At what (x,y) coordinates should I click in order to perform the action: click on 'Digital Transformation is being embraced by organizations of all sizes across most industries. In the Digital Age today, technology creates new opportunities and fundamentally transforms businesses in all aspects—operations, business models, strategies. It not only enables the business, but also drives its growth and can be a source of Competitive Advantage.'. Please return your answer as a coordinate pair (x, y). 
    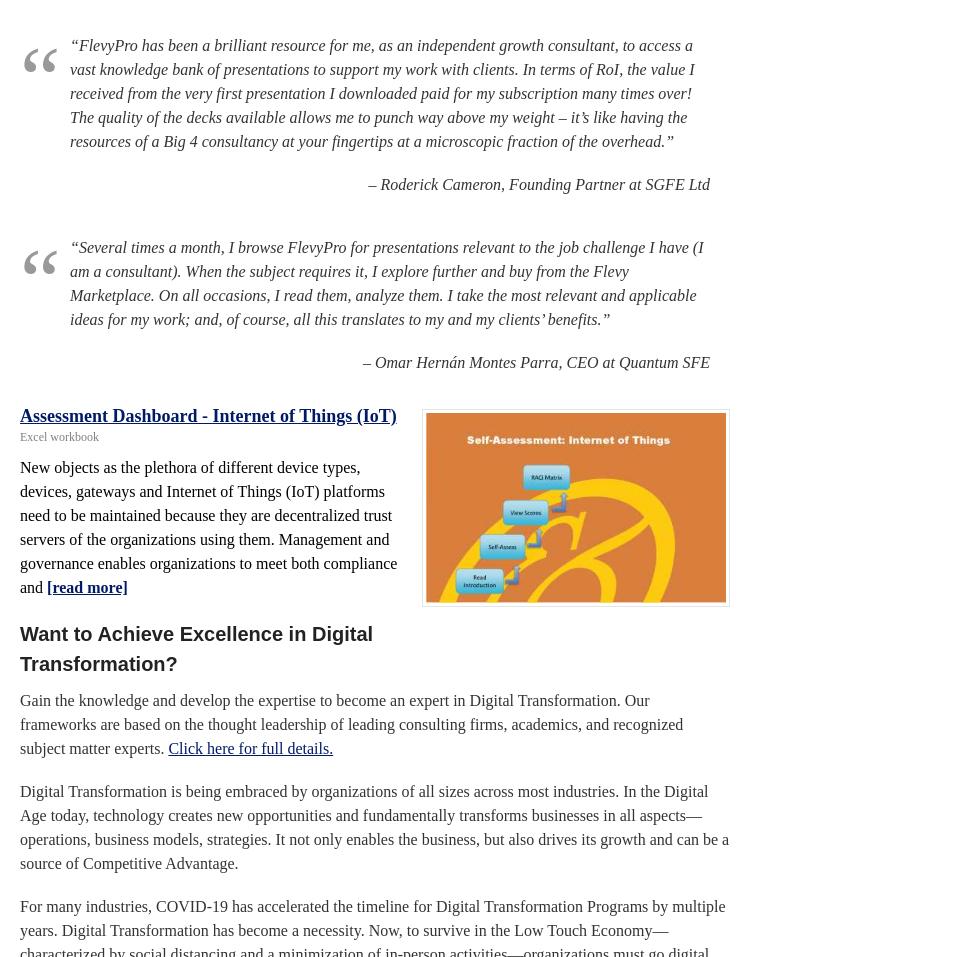
    Looking at the image, I should click on (374, 826).